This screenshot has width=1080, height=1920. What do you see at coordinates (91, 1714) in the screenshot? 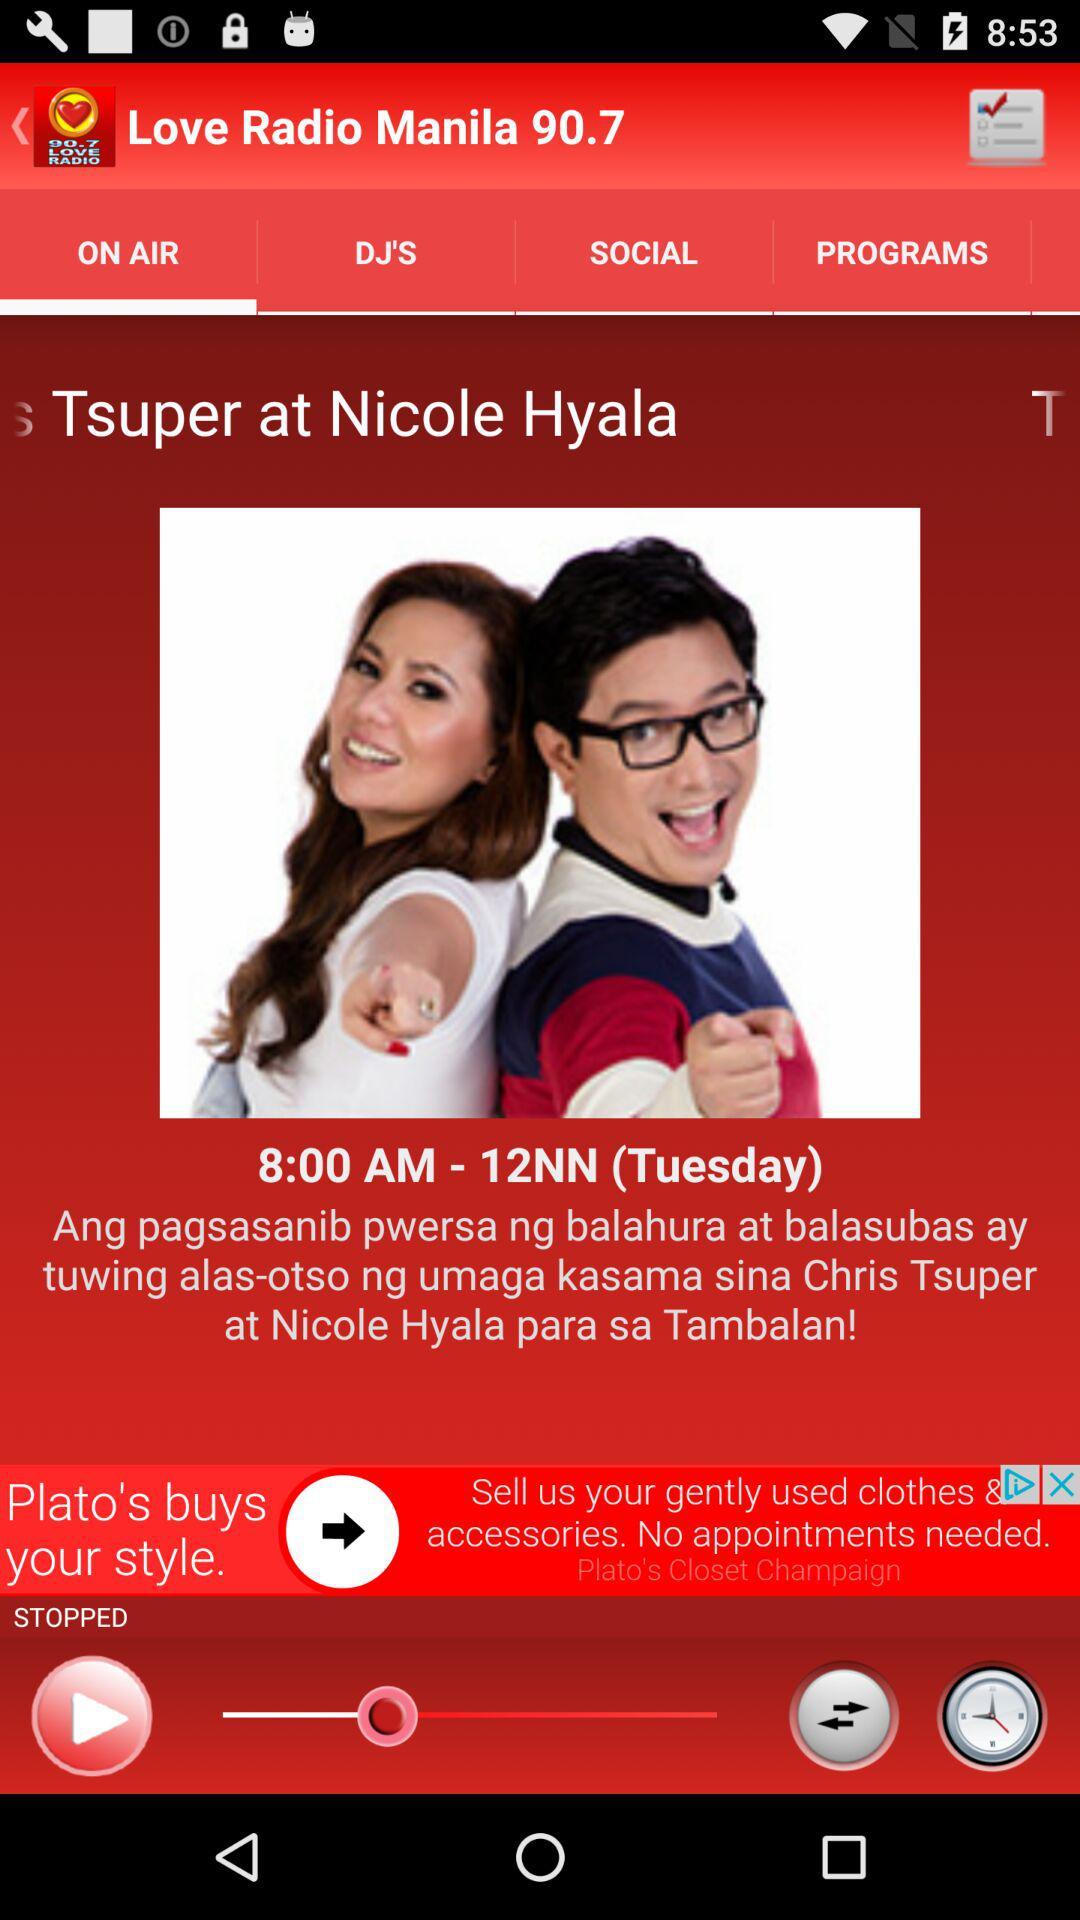
I see `content` at bounding box center [91, 1714].